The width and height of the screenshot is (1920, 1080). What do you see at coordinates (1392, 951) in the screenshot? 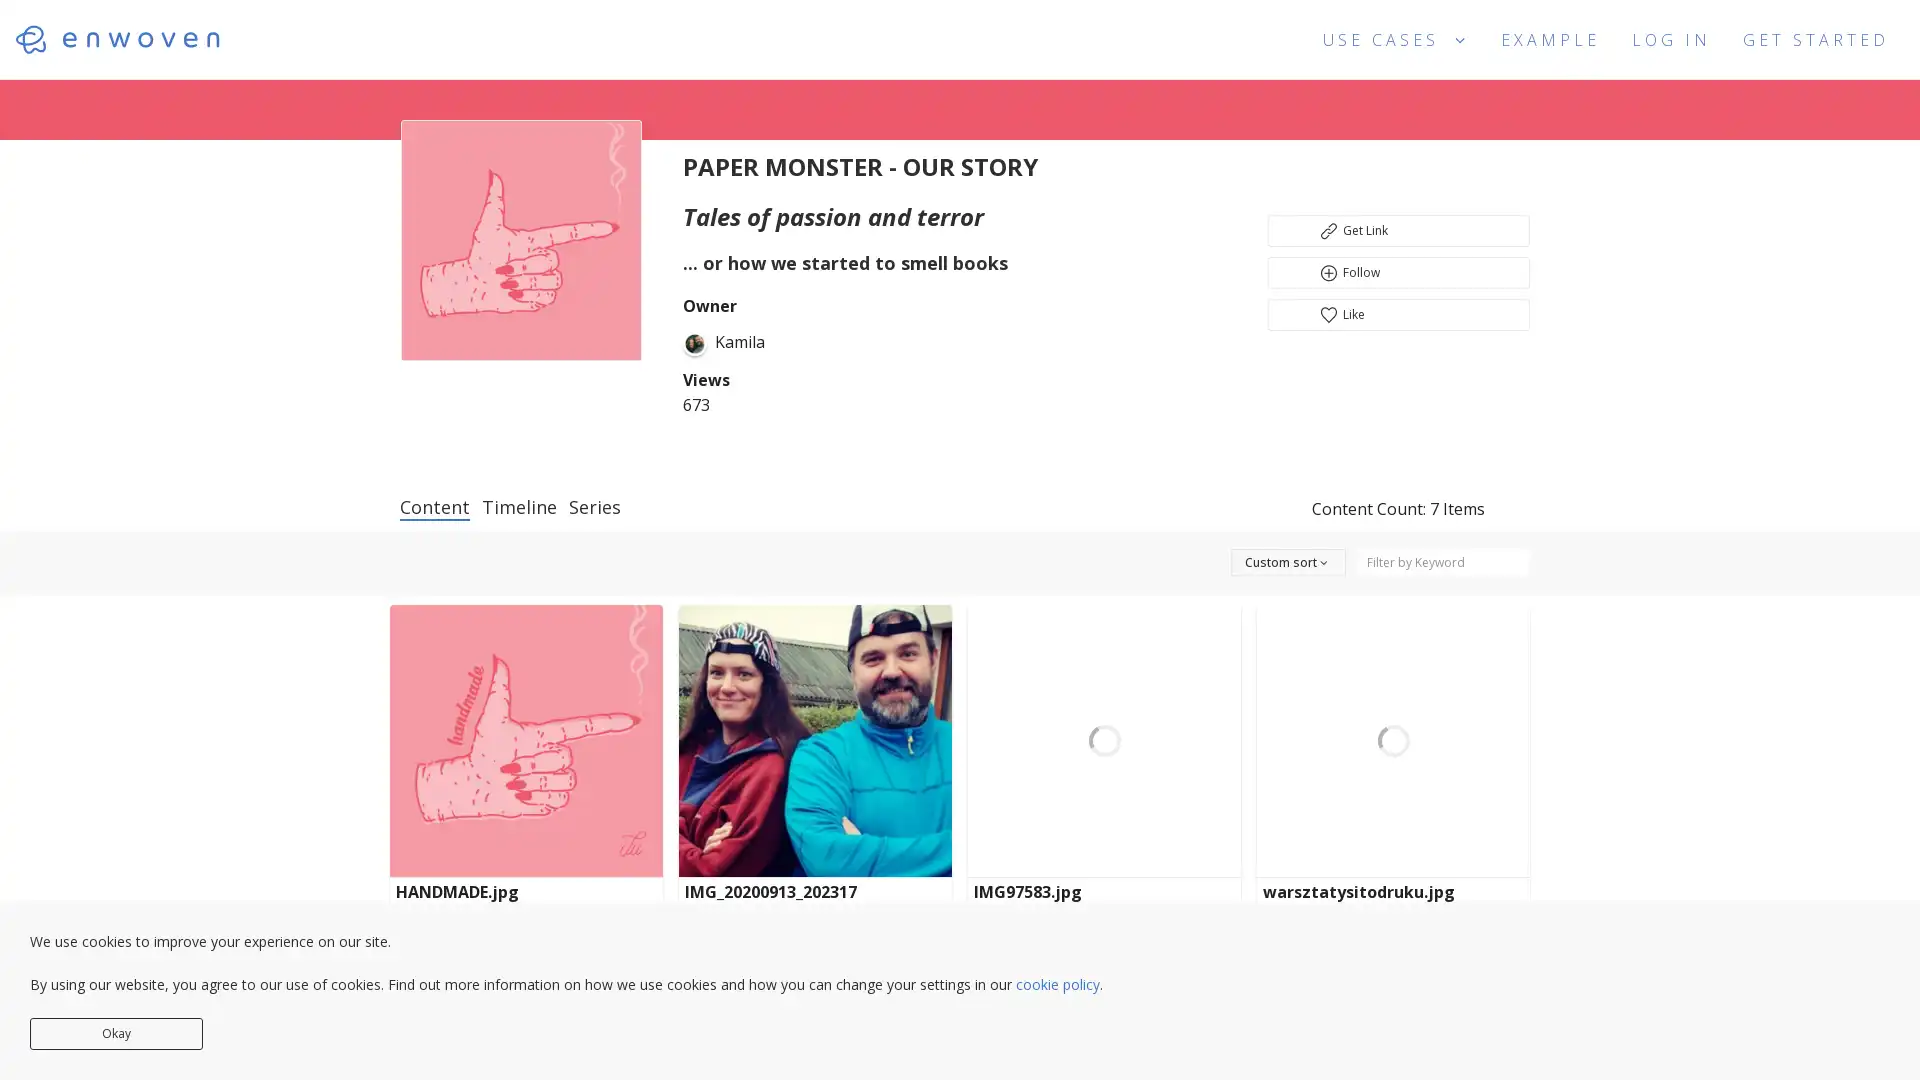
I see `Edit` at bounding box center [1392, 951].